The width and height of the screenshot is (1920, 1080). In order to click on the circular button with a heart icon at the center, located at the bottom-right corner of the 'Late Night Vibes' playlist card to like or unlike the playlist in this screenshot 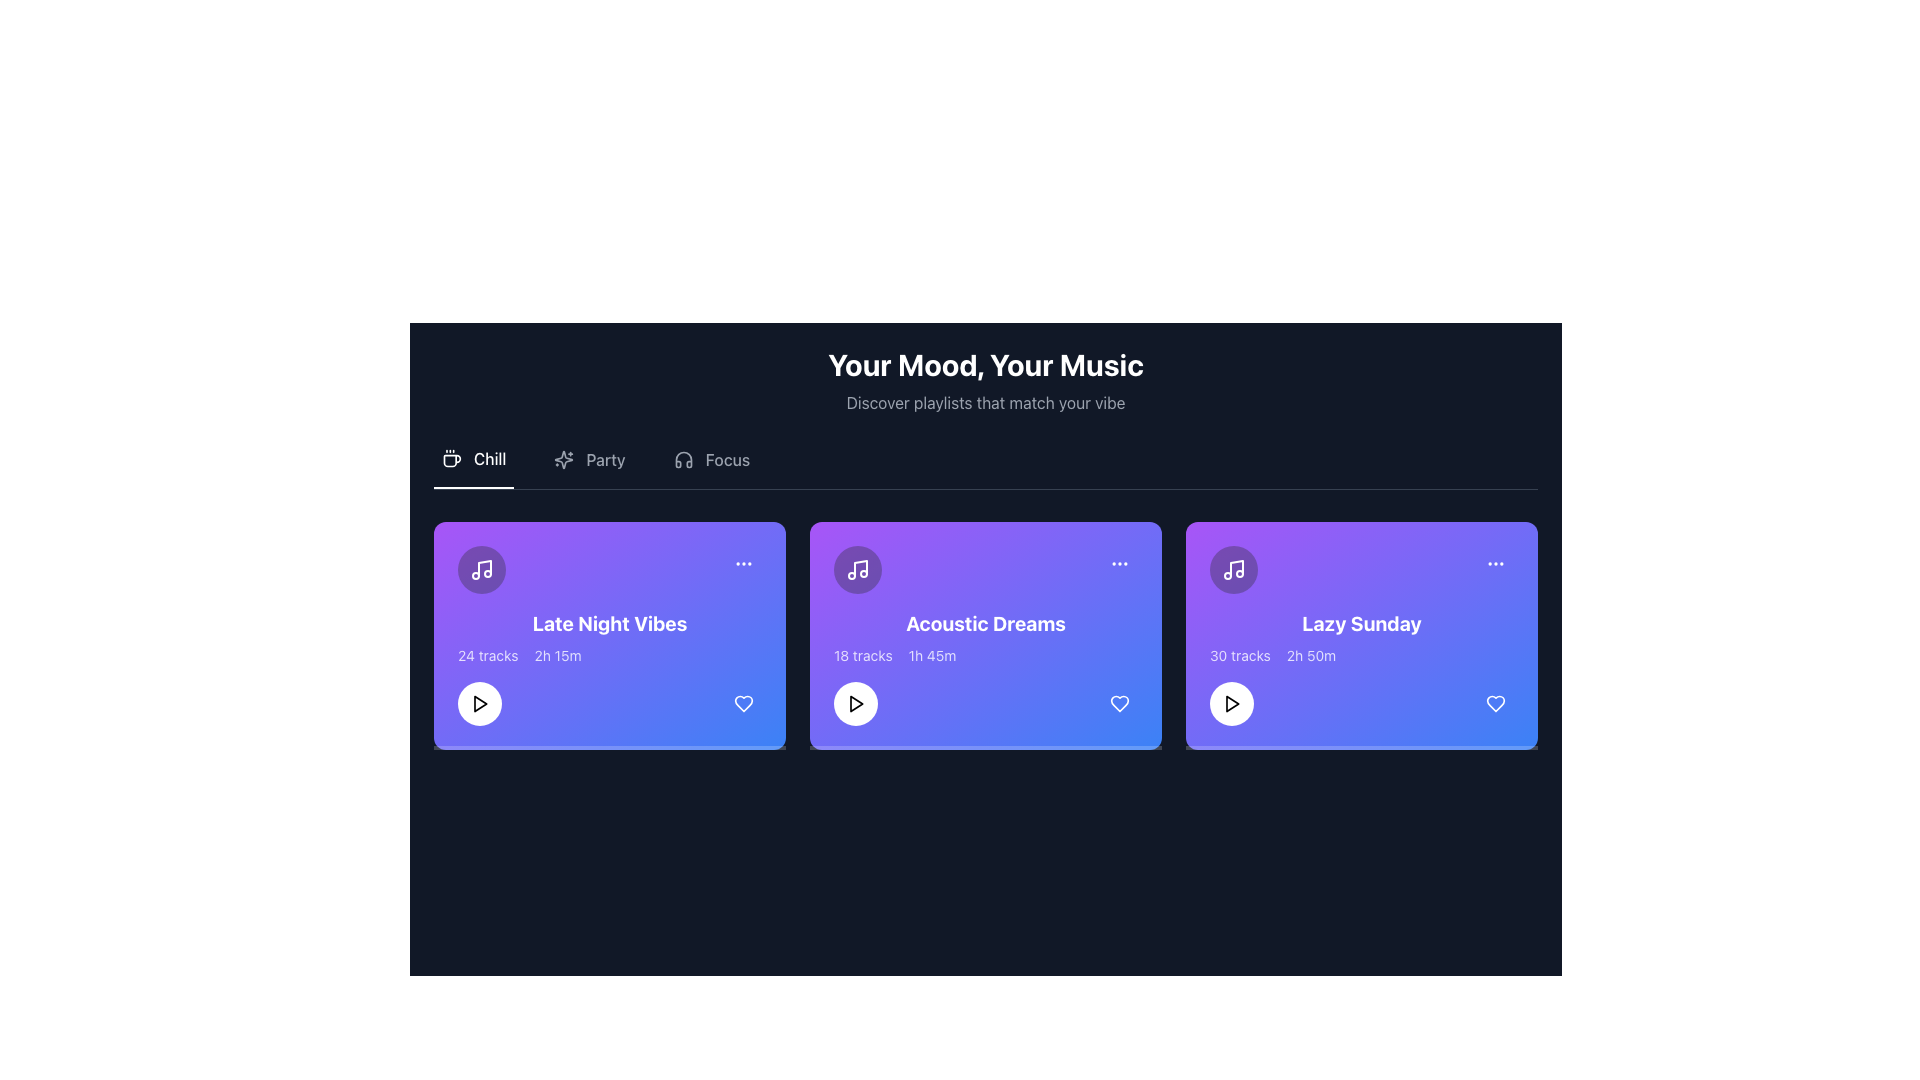, I will do `click(743, 703)`.